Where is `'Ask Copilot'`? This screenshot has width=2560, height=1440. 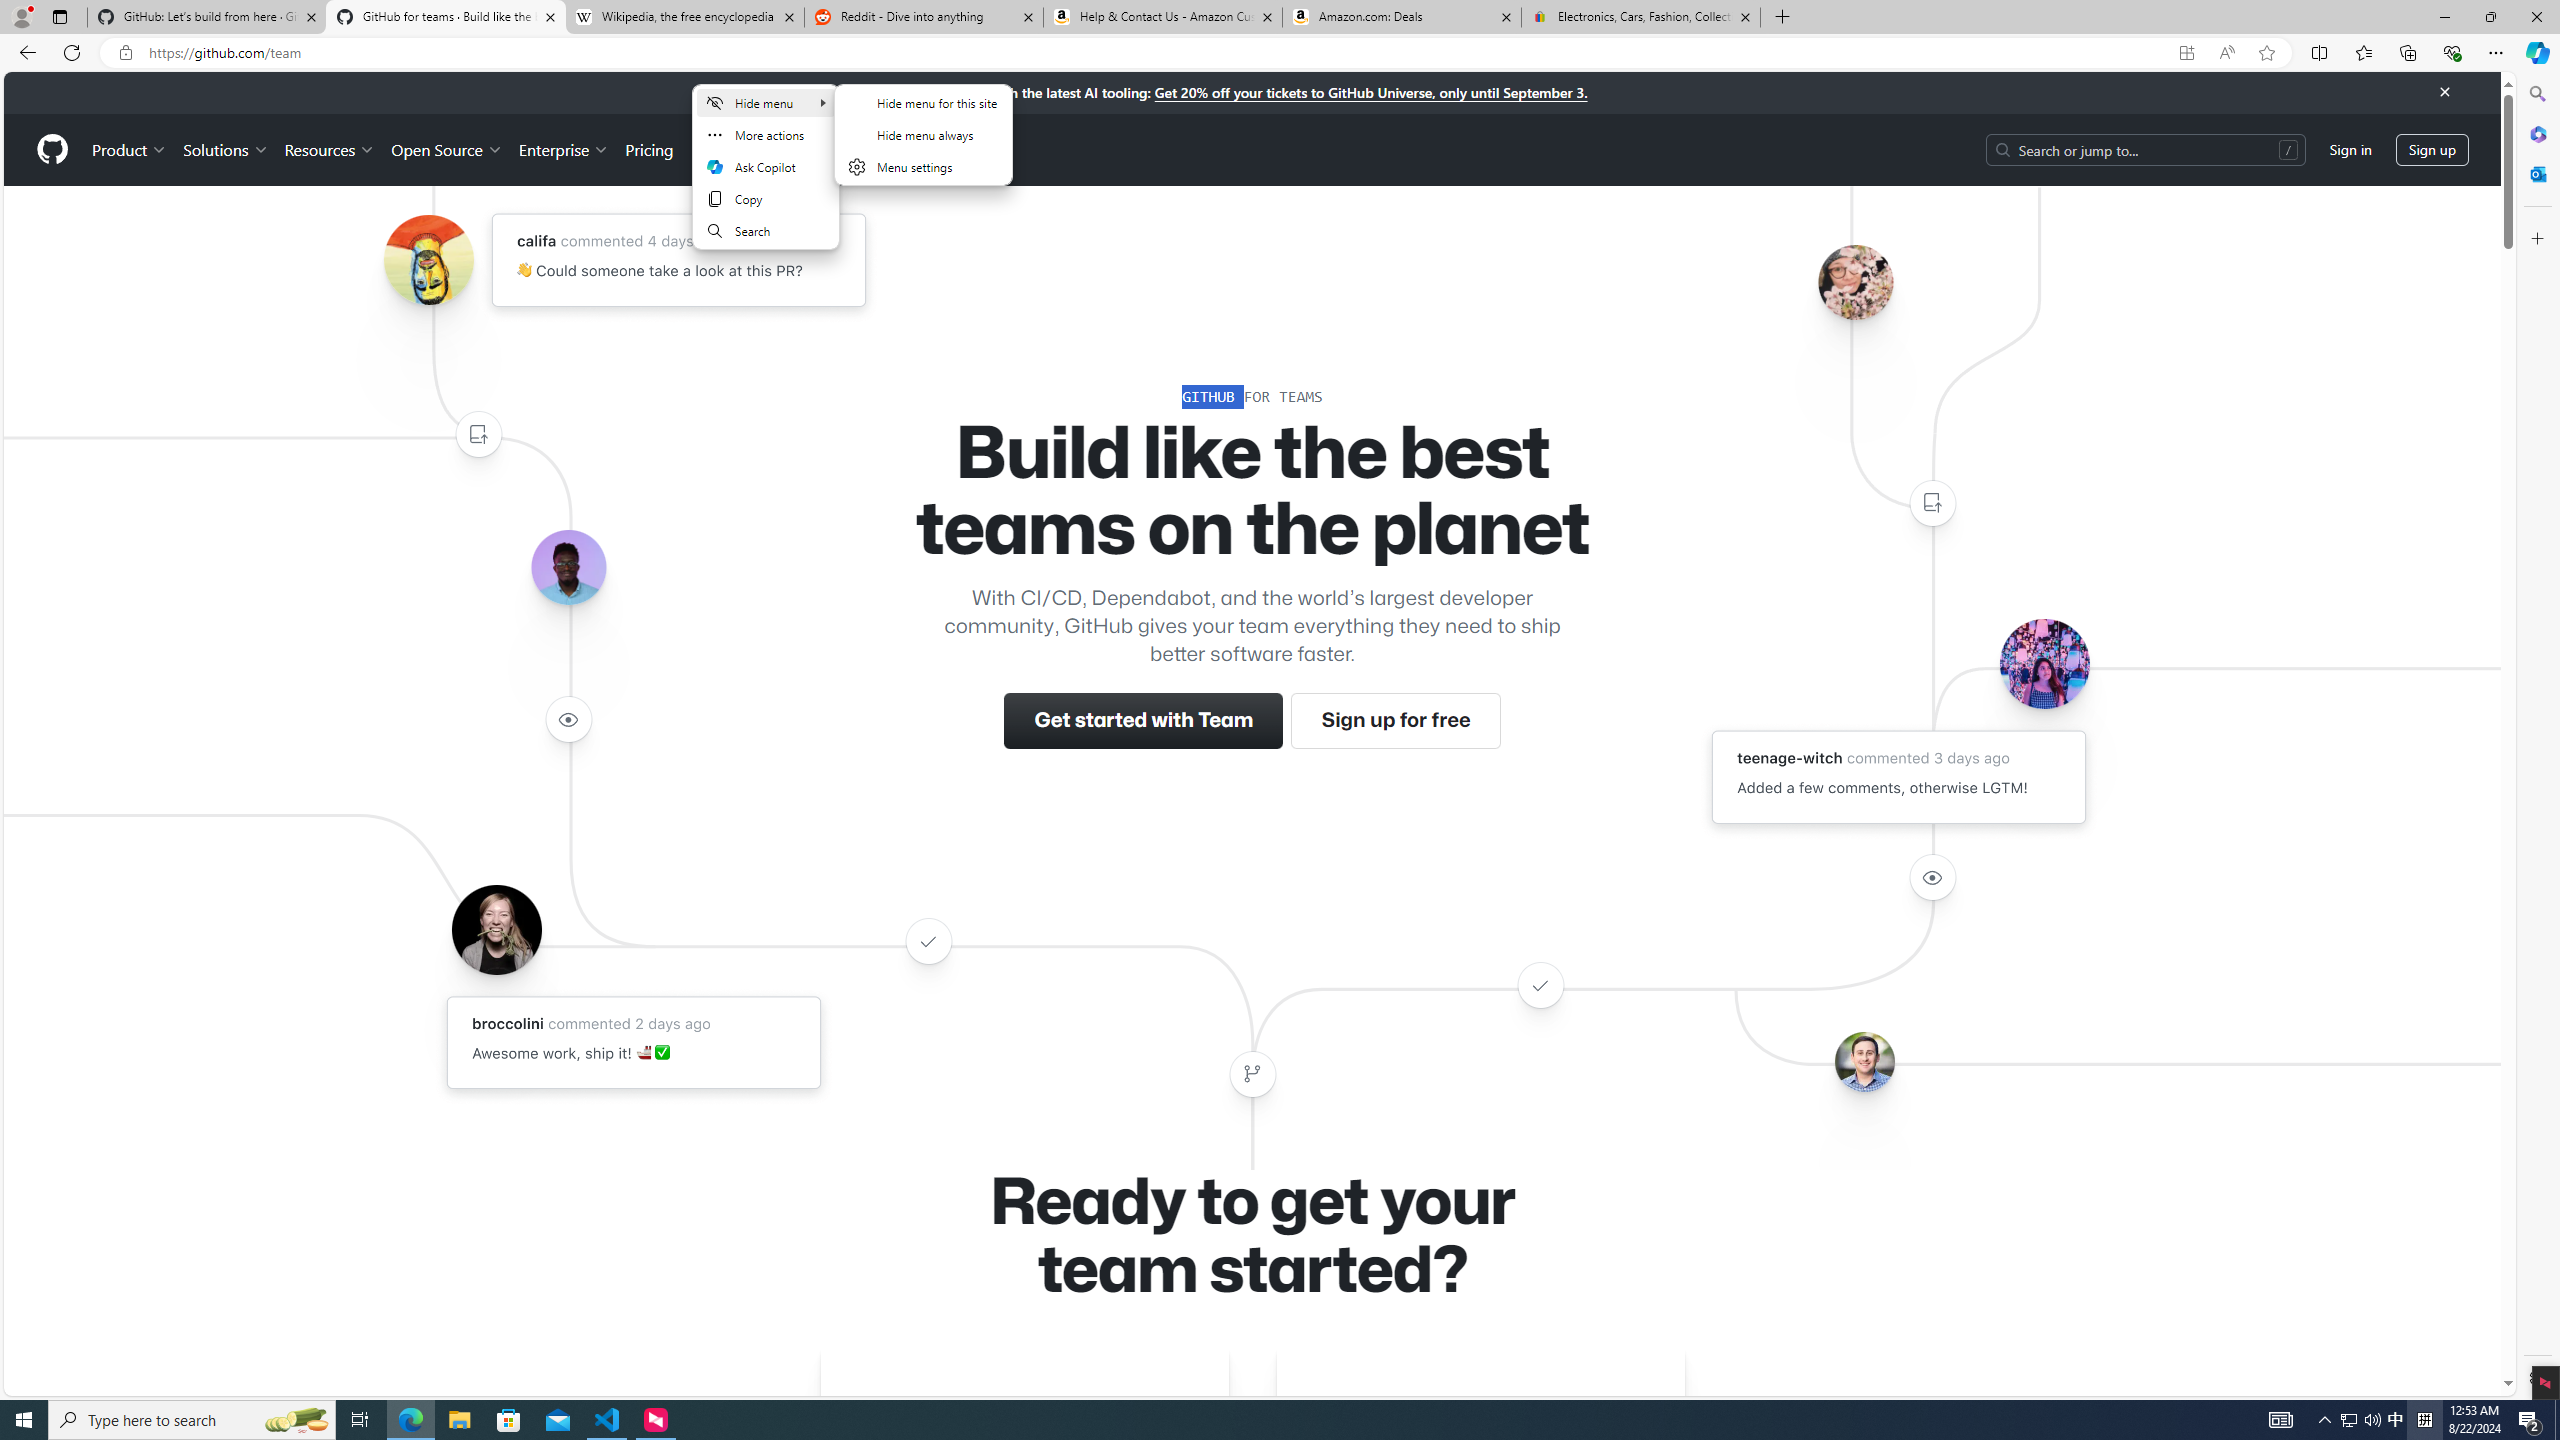
'Ask Copilot' is located at coordinates (766, 166).